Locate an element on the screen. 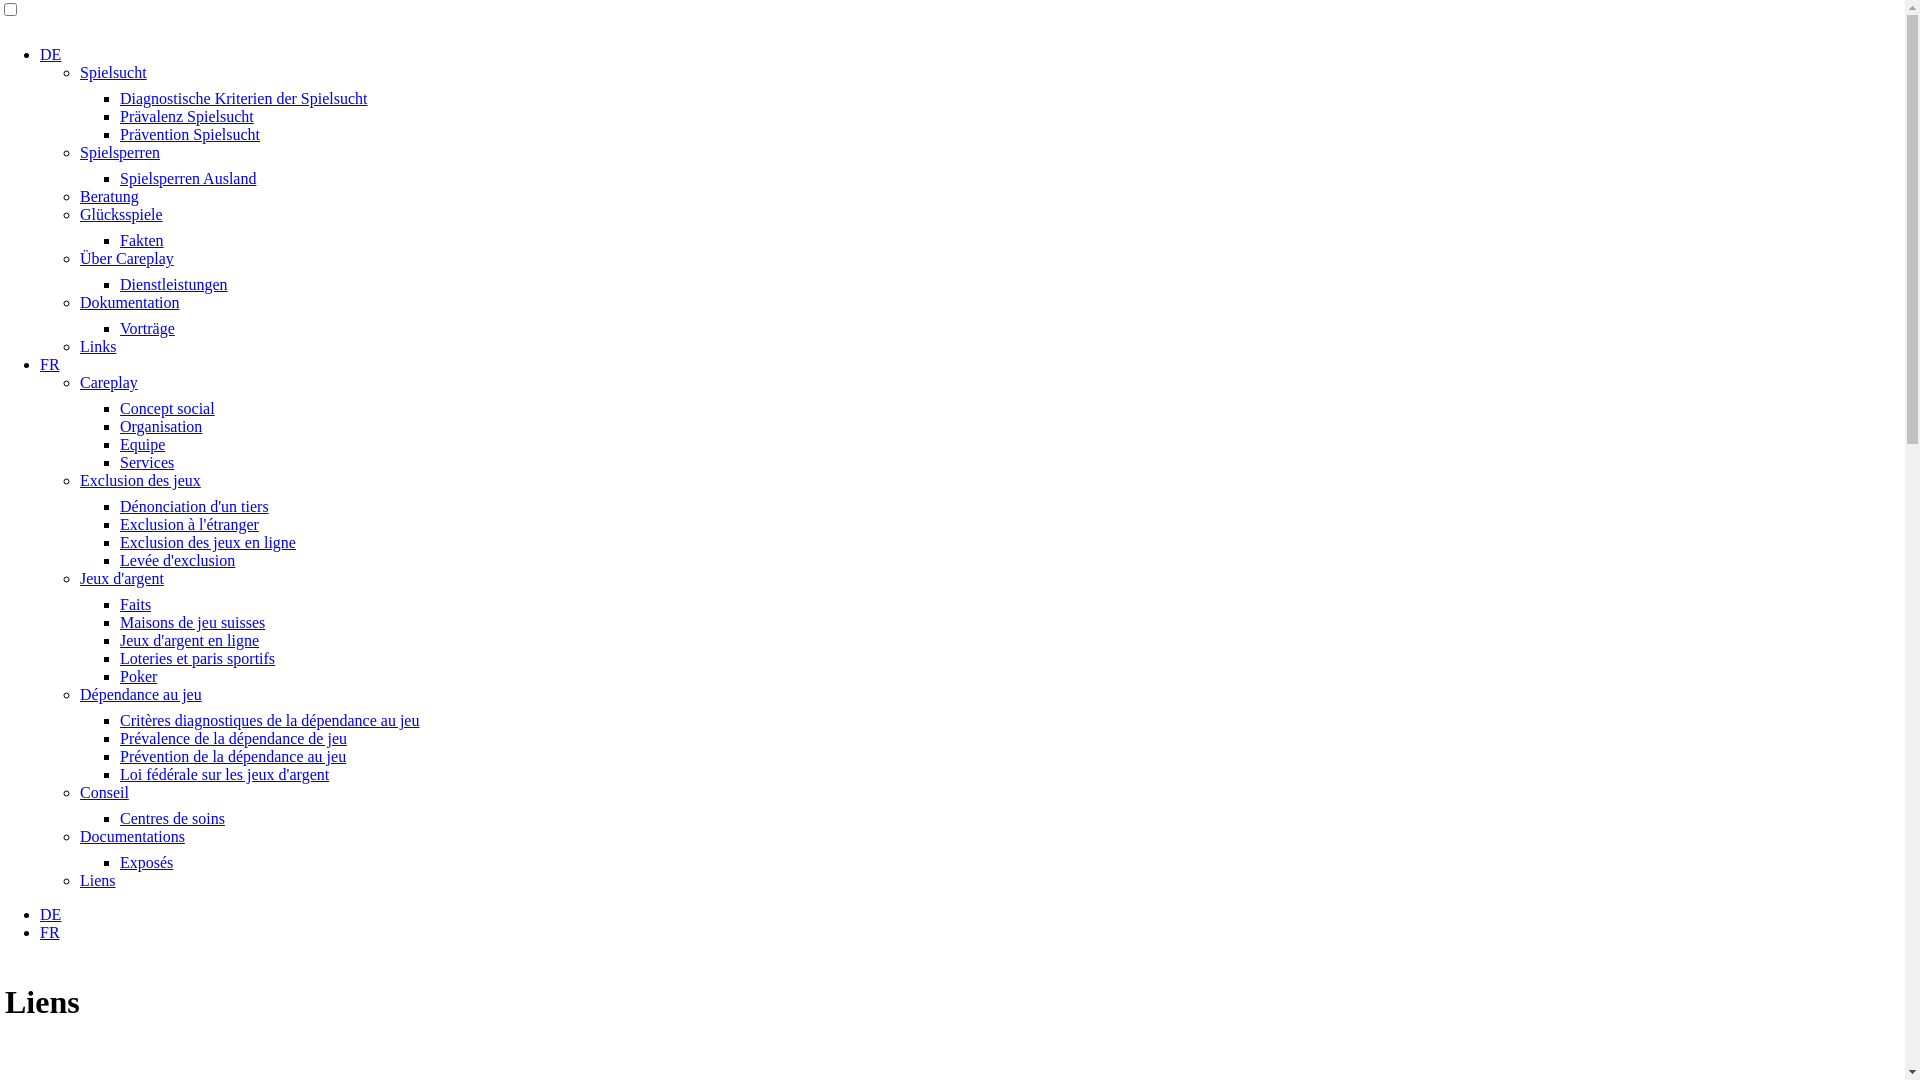 This screenshot has width=1920, height=1080. 'Links' is located at coordinates (96, 345).